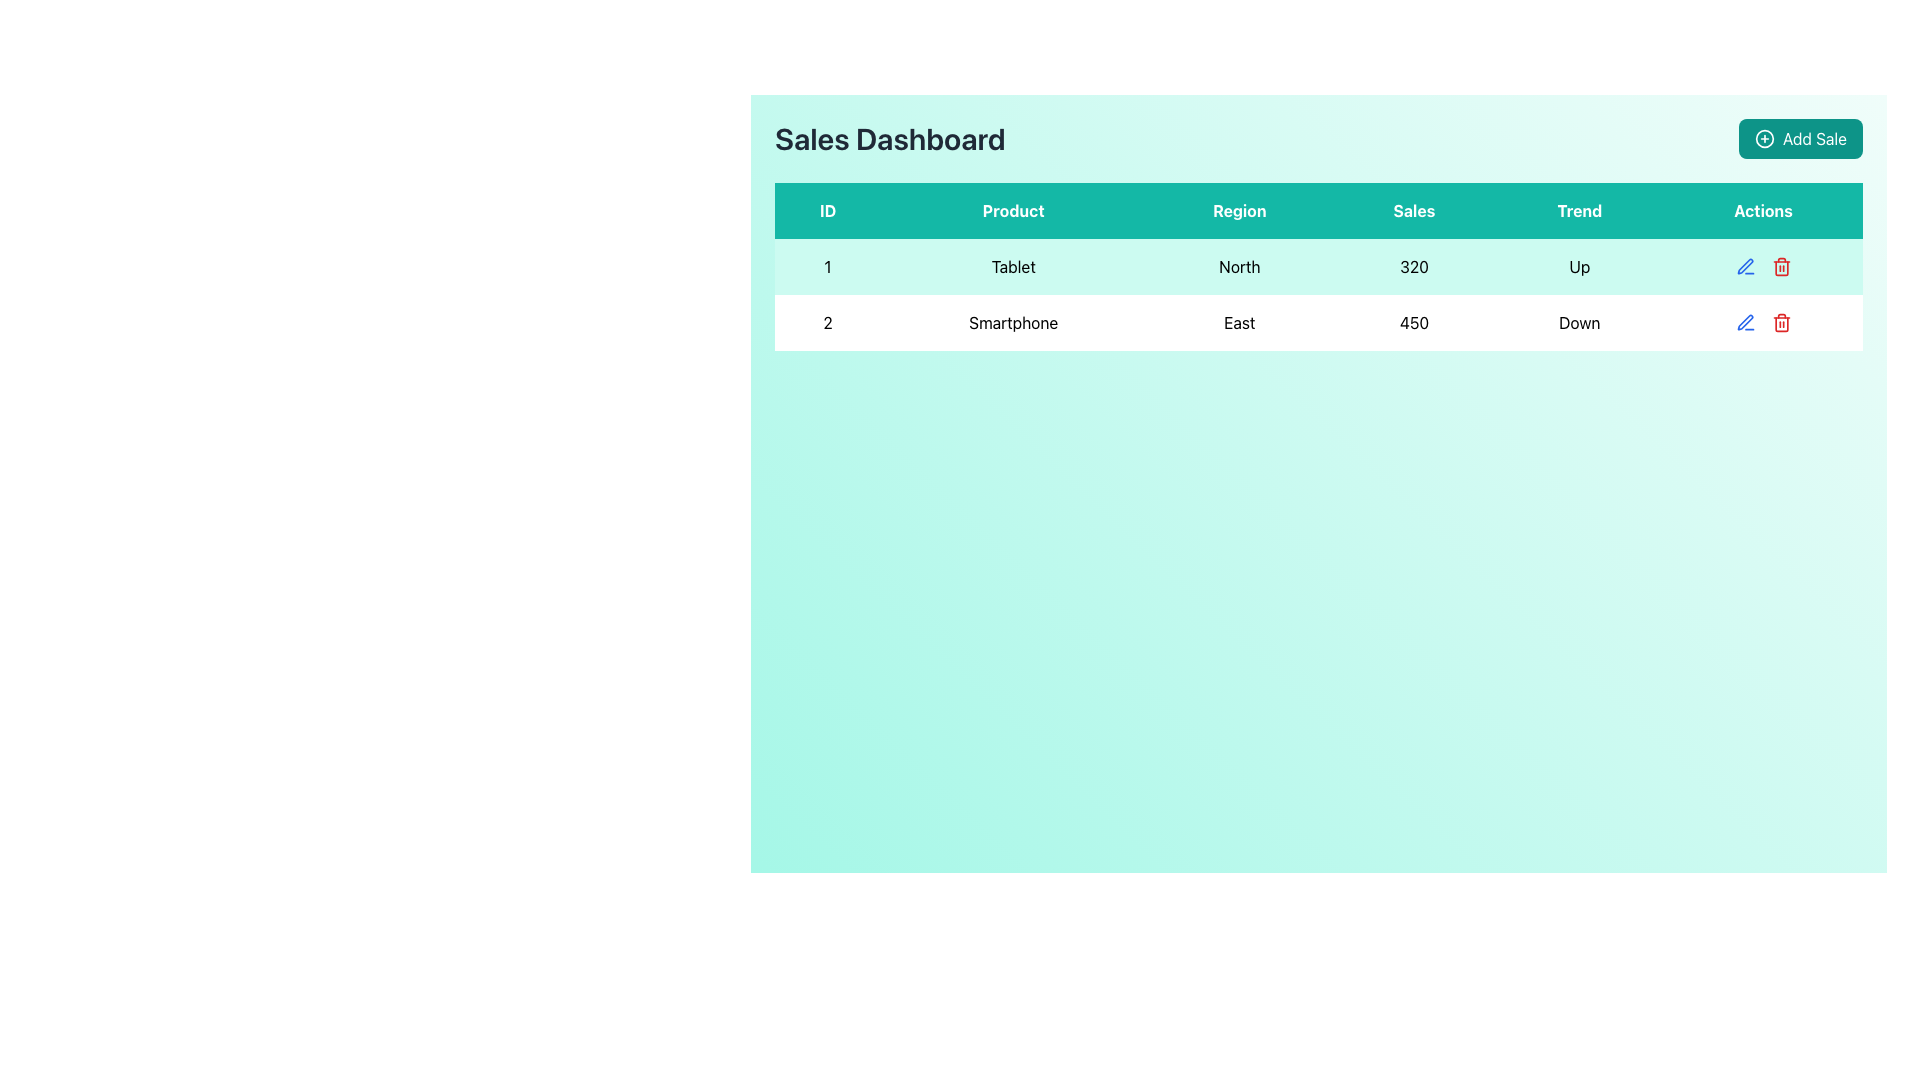 This screenshot has height=1080, width=1920. I want to click on the Text Display element representing the product name 'Smartphone' located in the second row, second column of a data table, so click(1013, 322).